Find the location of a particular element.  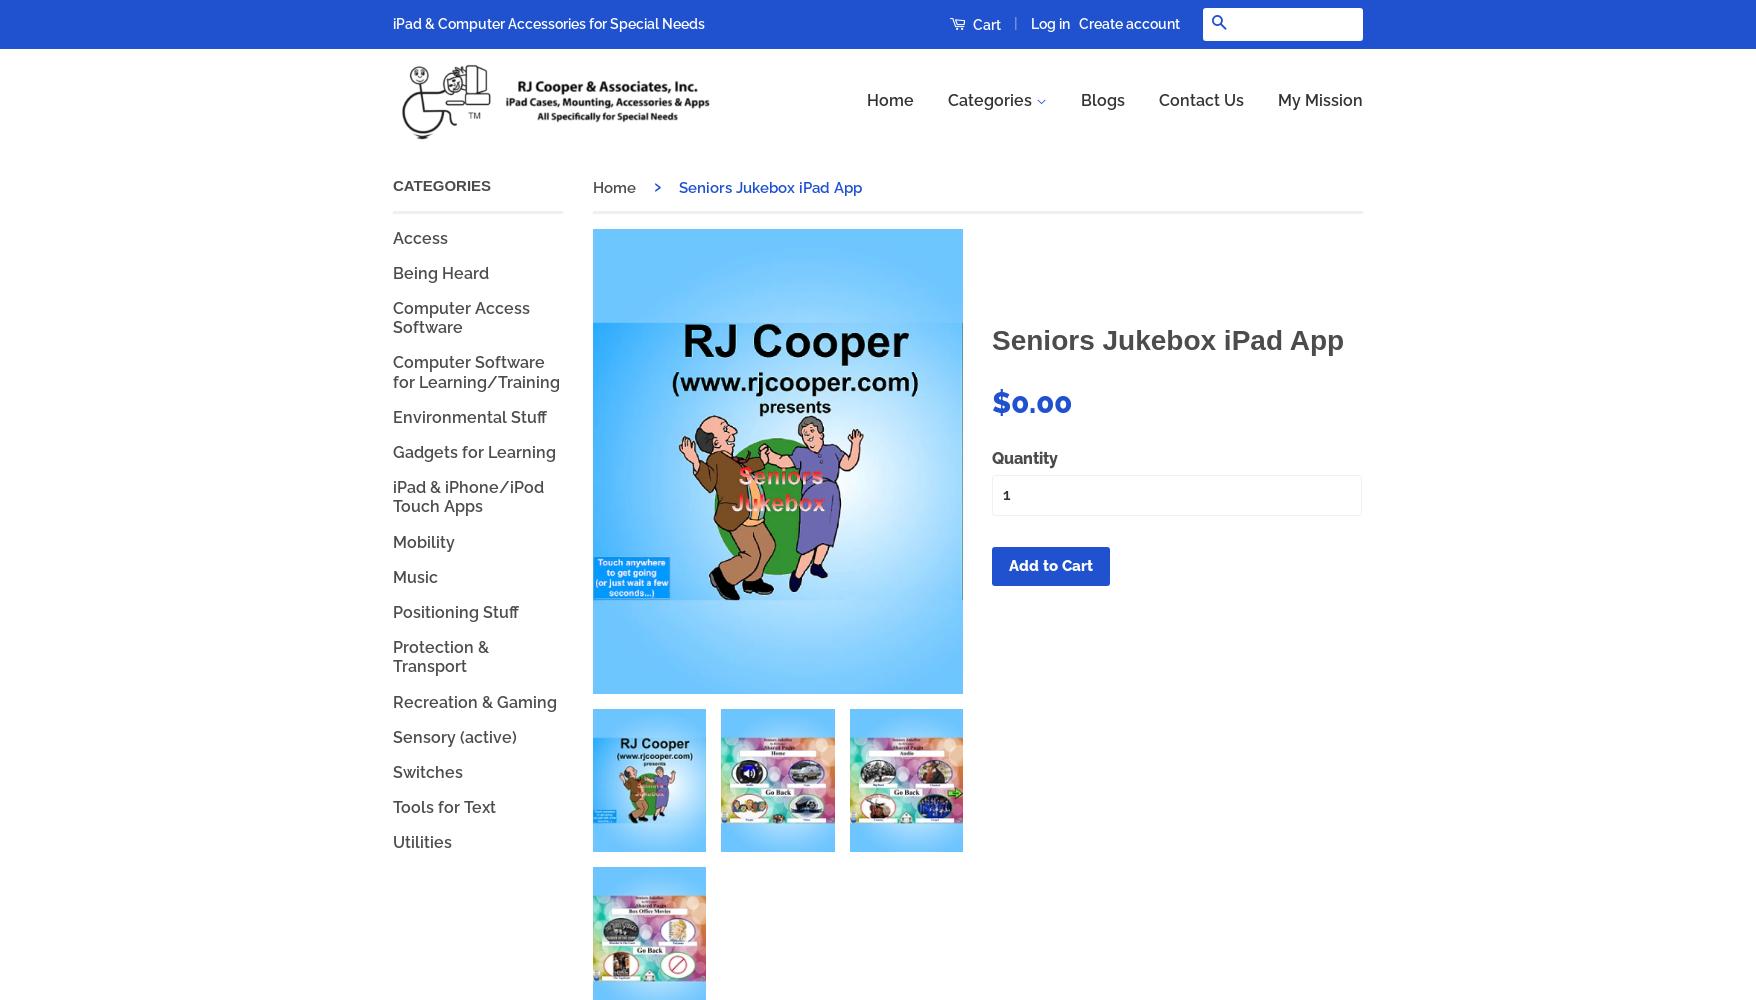

'|' is located at coordinates (1015, 23).